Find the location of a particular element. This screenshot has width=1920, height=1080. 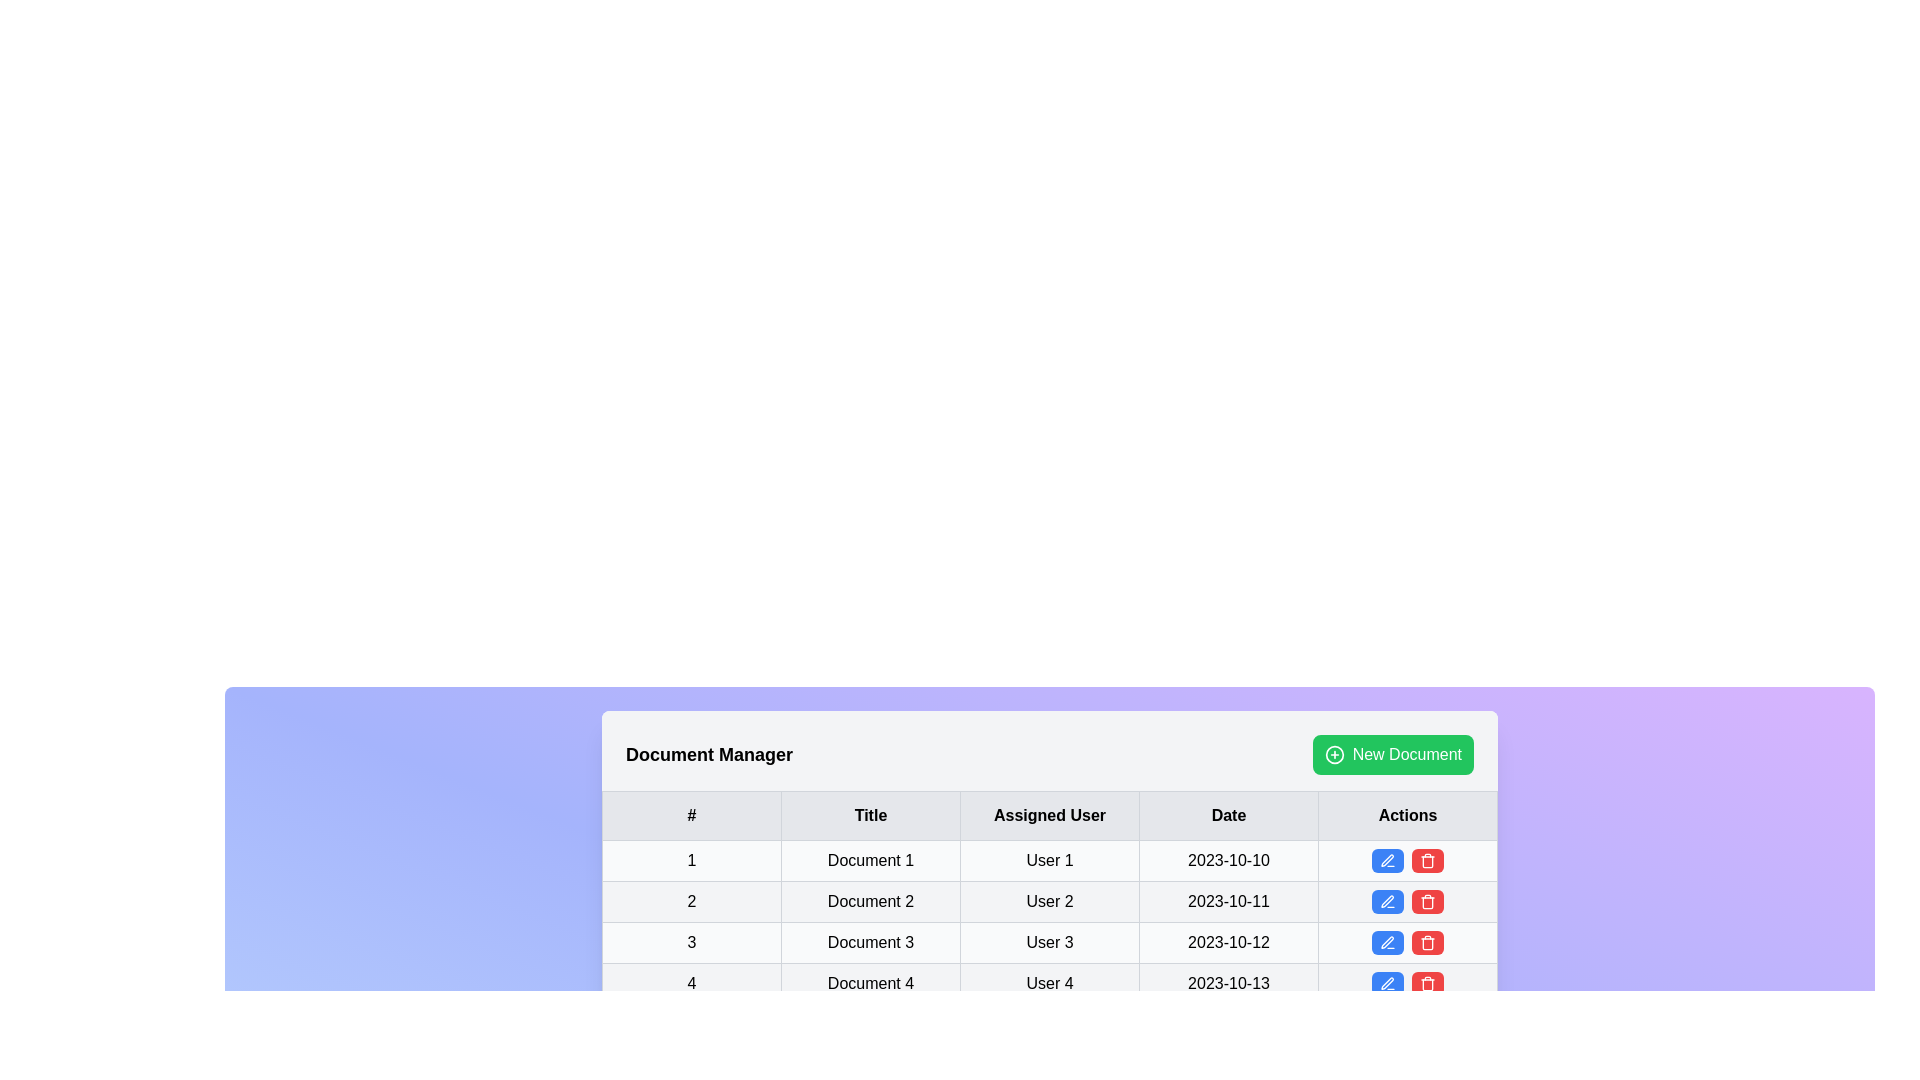

the blue button with a white pen icon located in the 'Actions' column for 'Document 2' is located at coordinates (1386, 902).